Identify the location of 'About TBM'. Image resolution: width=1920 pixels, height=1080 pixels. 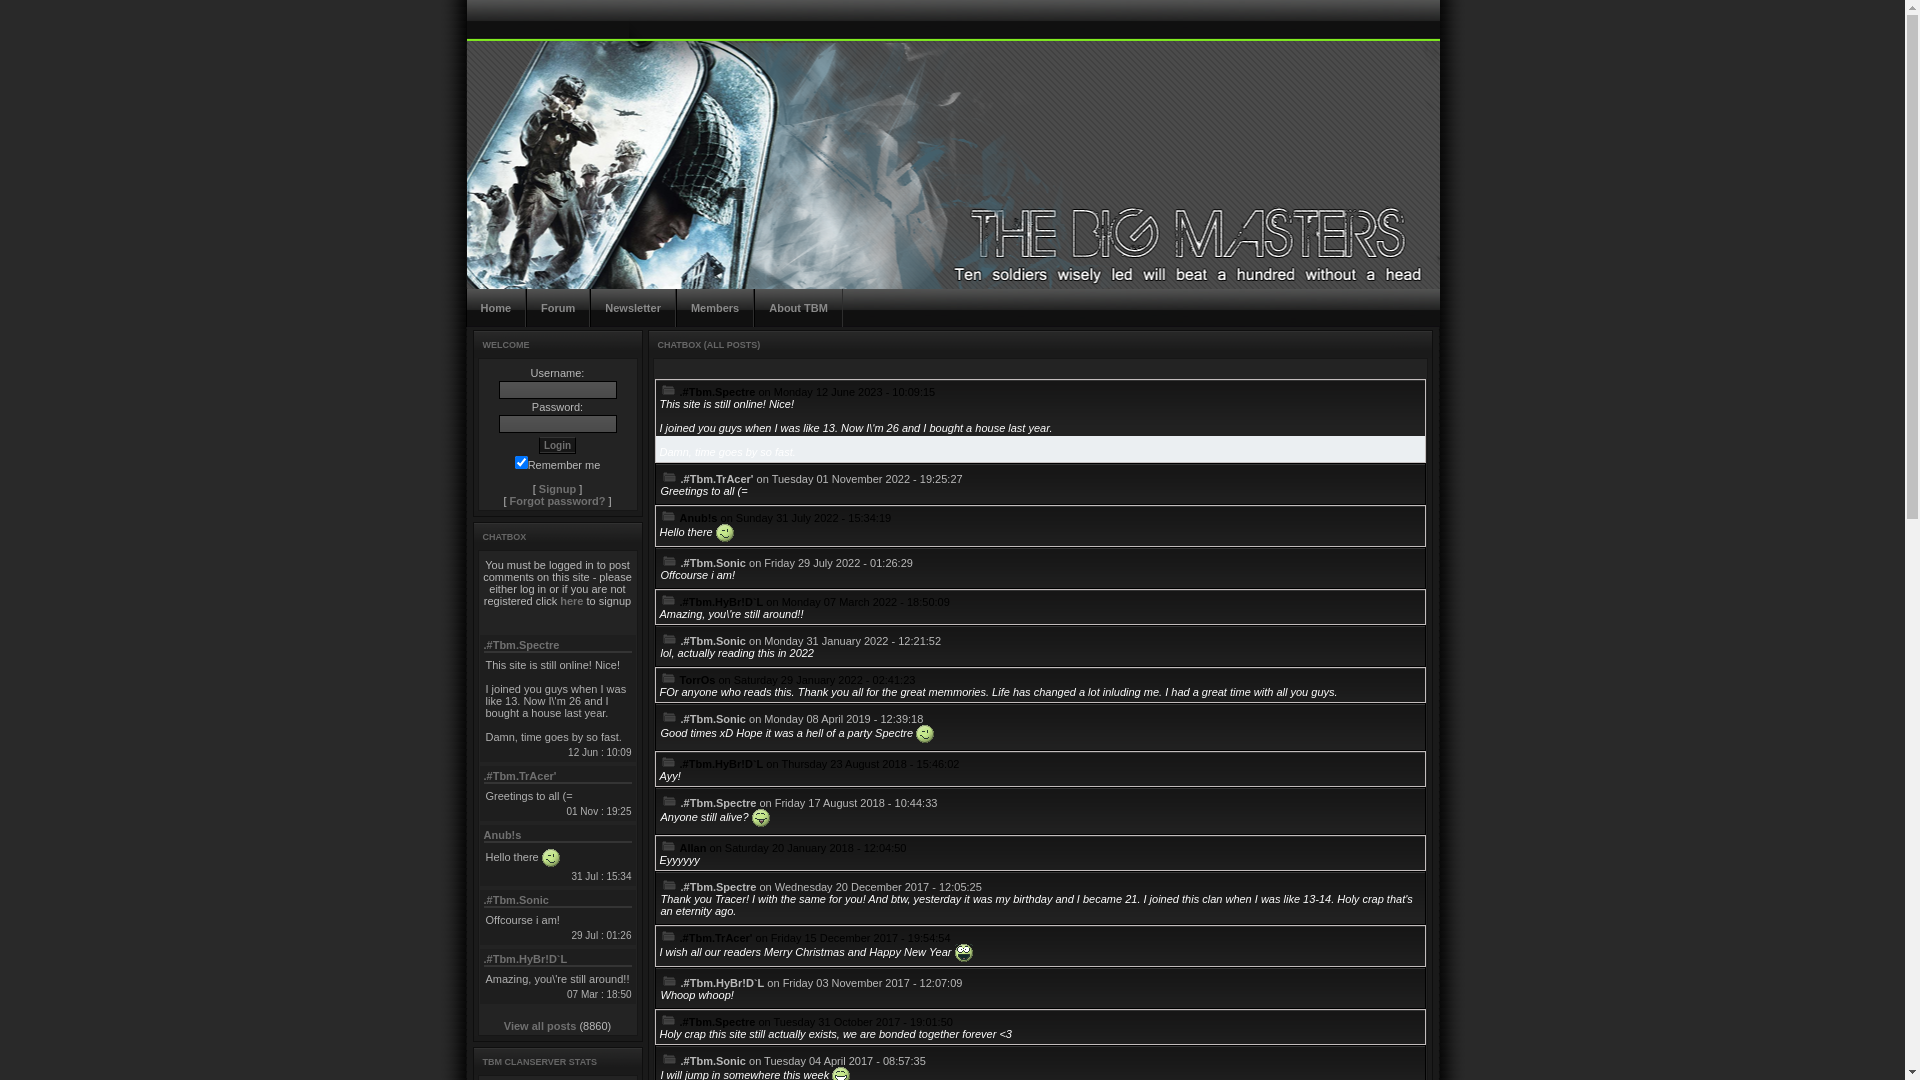
(797, 308).